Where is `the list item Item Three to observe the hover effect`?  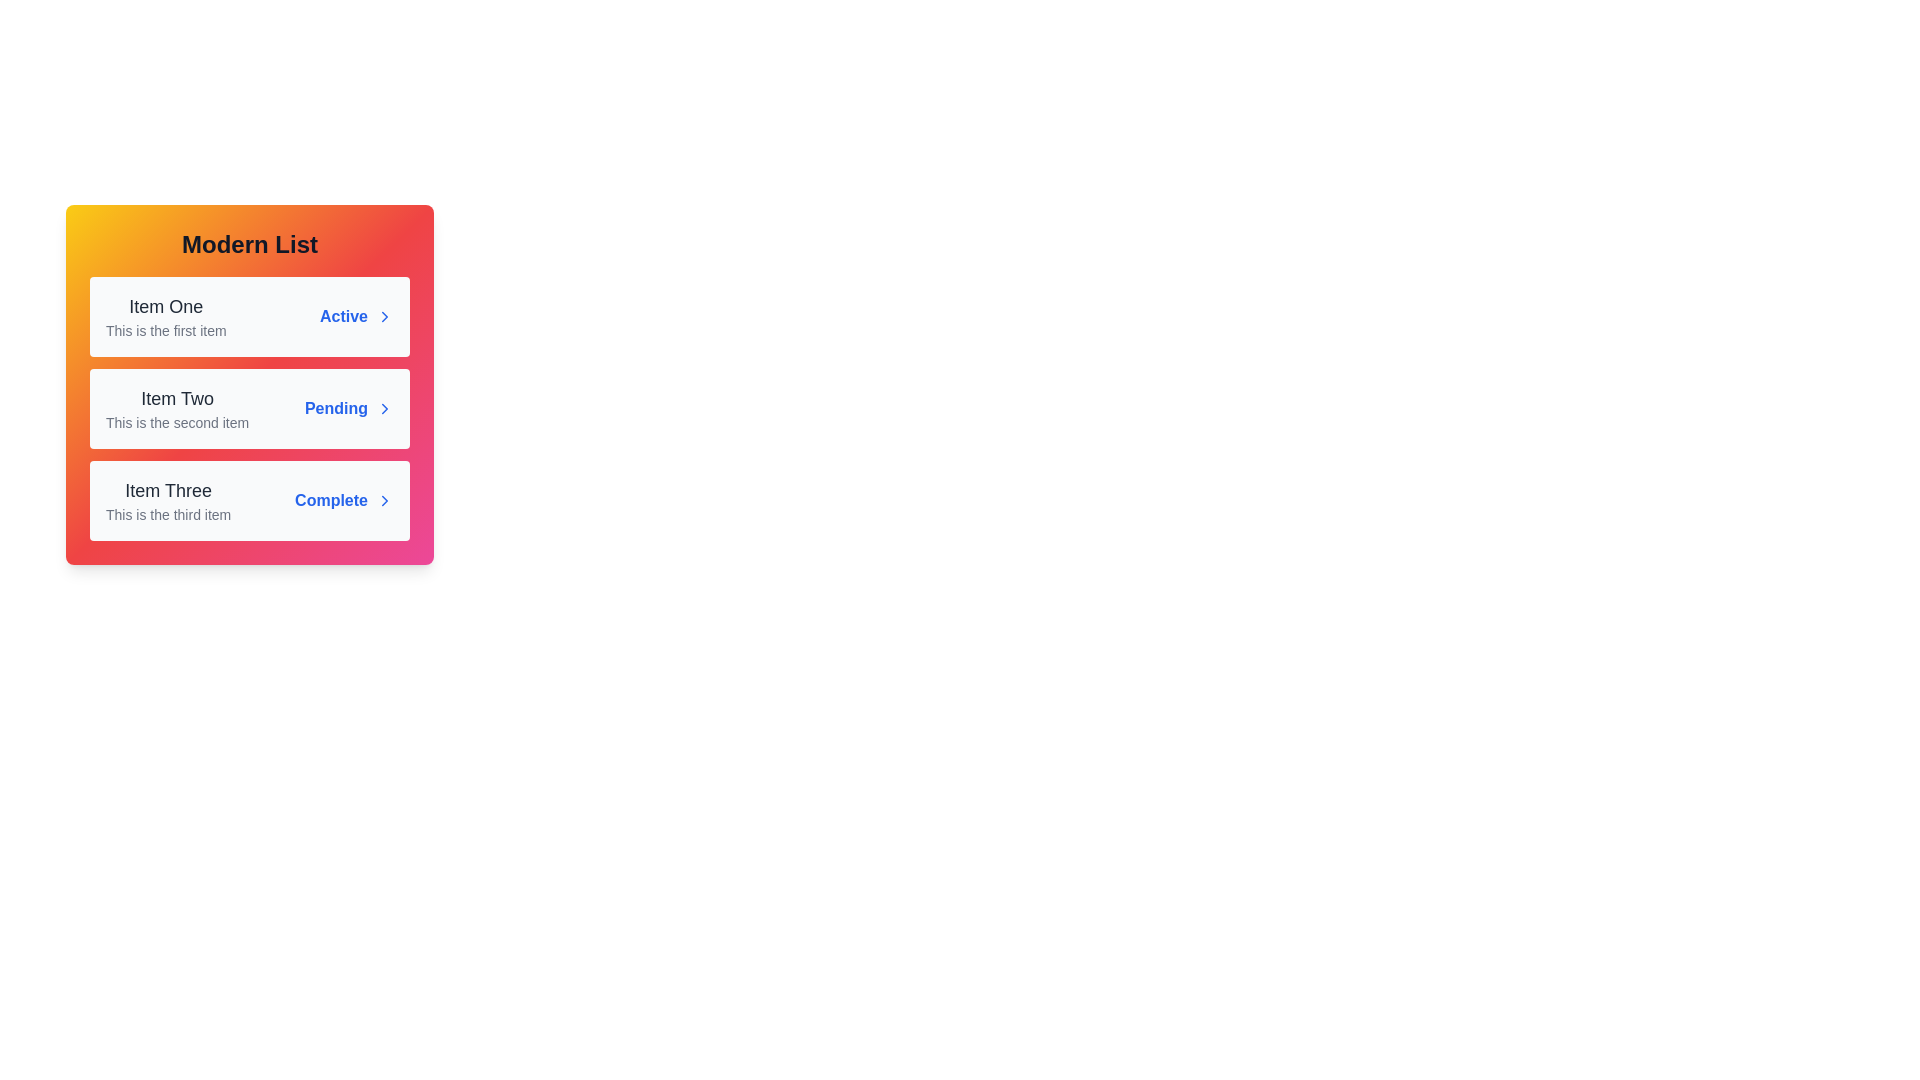 the list item Item Three to observe the hover effect is located at coordinates (248, 500).